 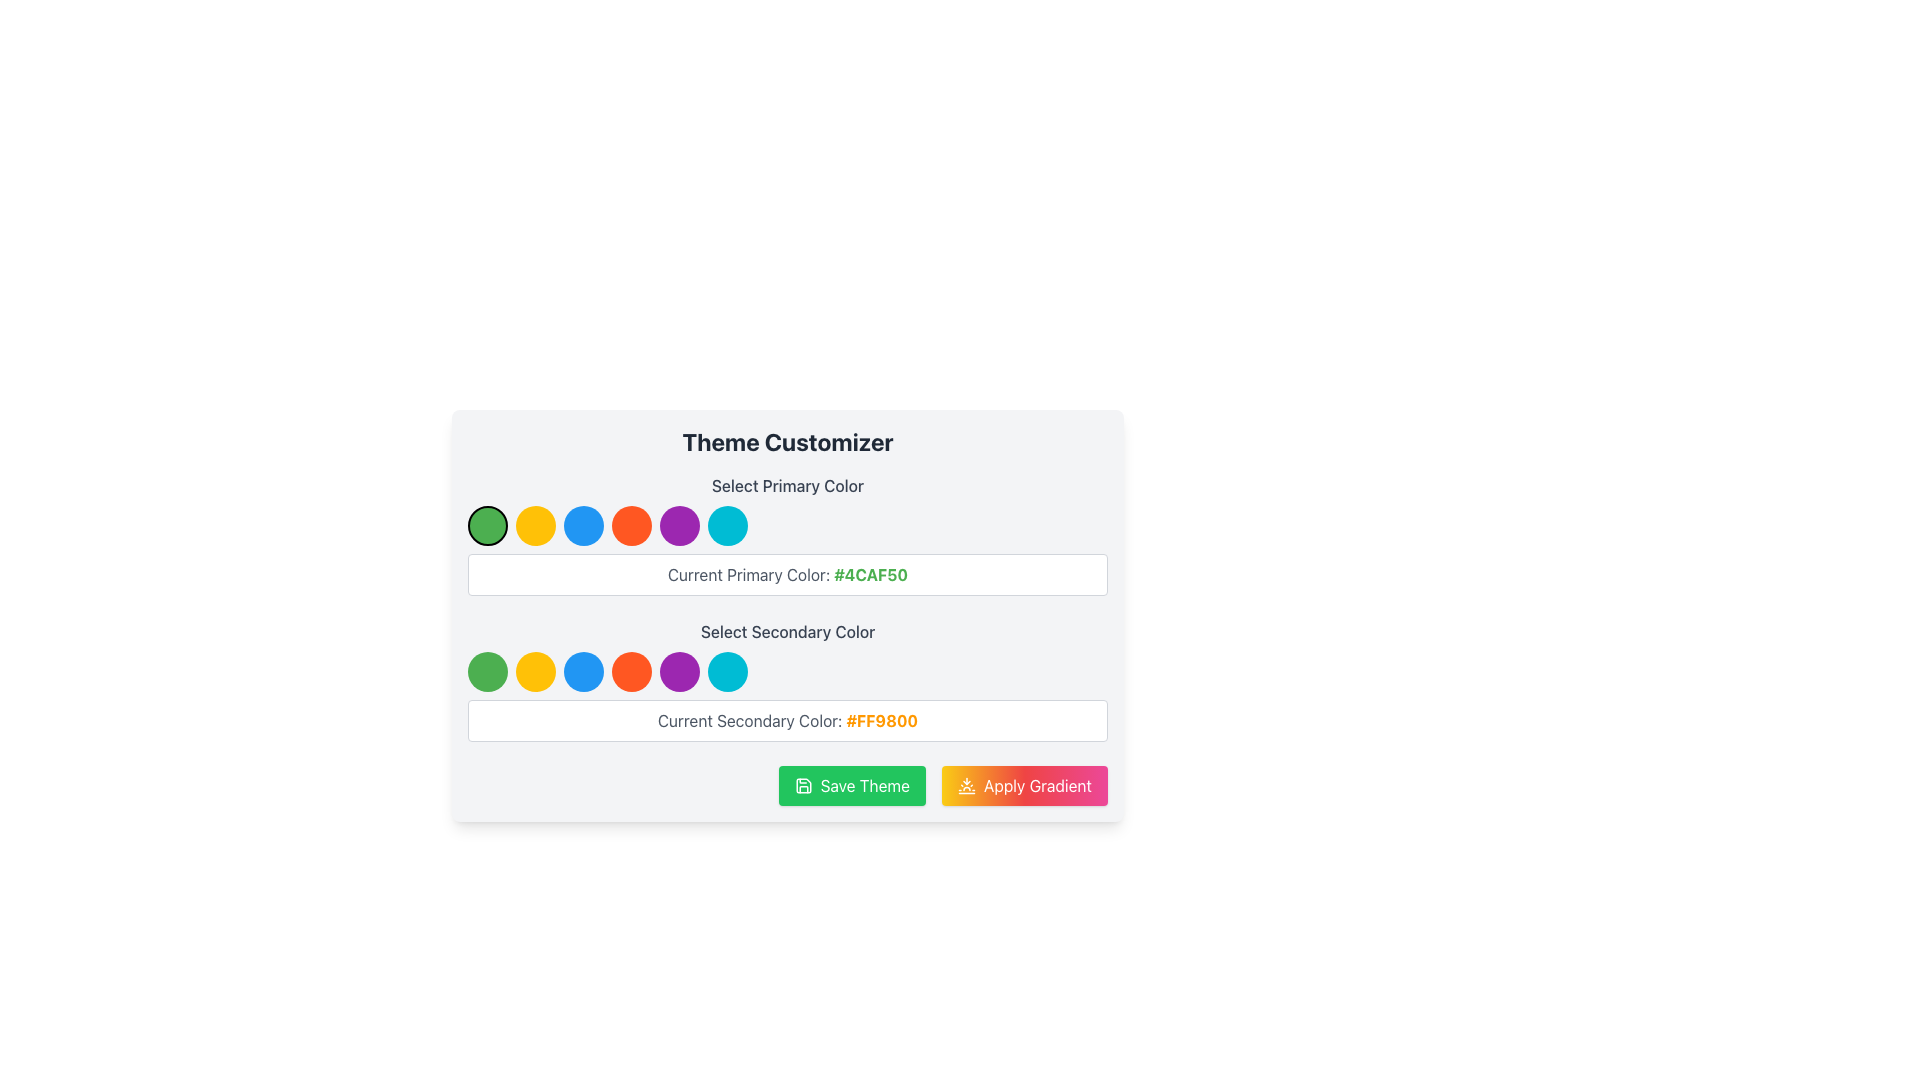 What do you see at coordinates (786, 721) in the screenshot?
I see `the Informational Box element that displays 'Current Secondary Color' and '#FF9800'` at bounding box center [786, 721].